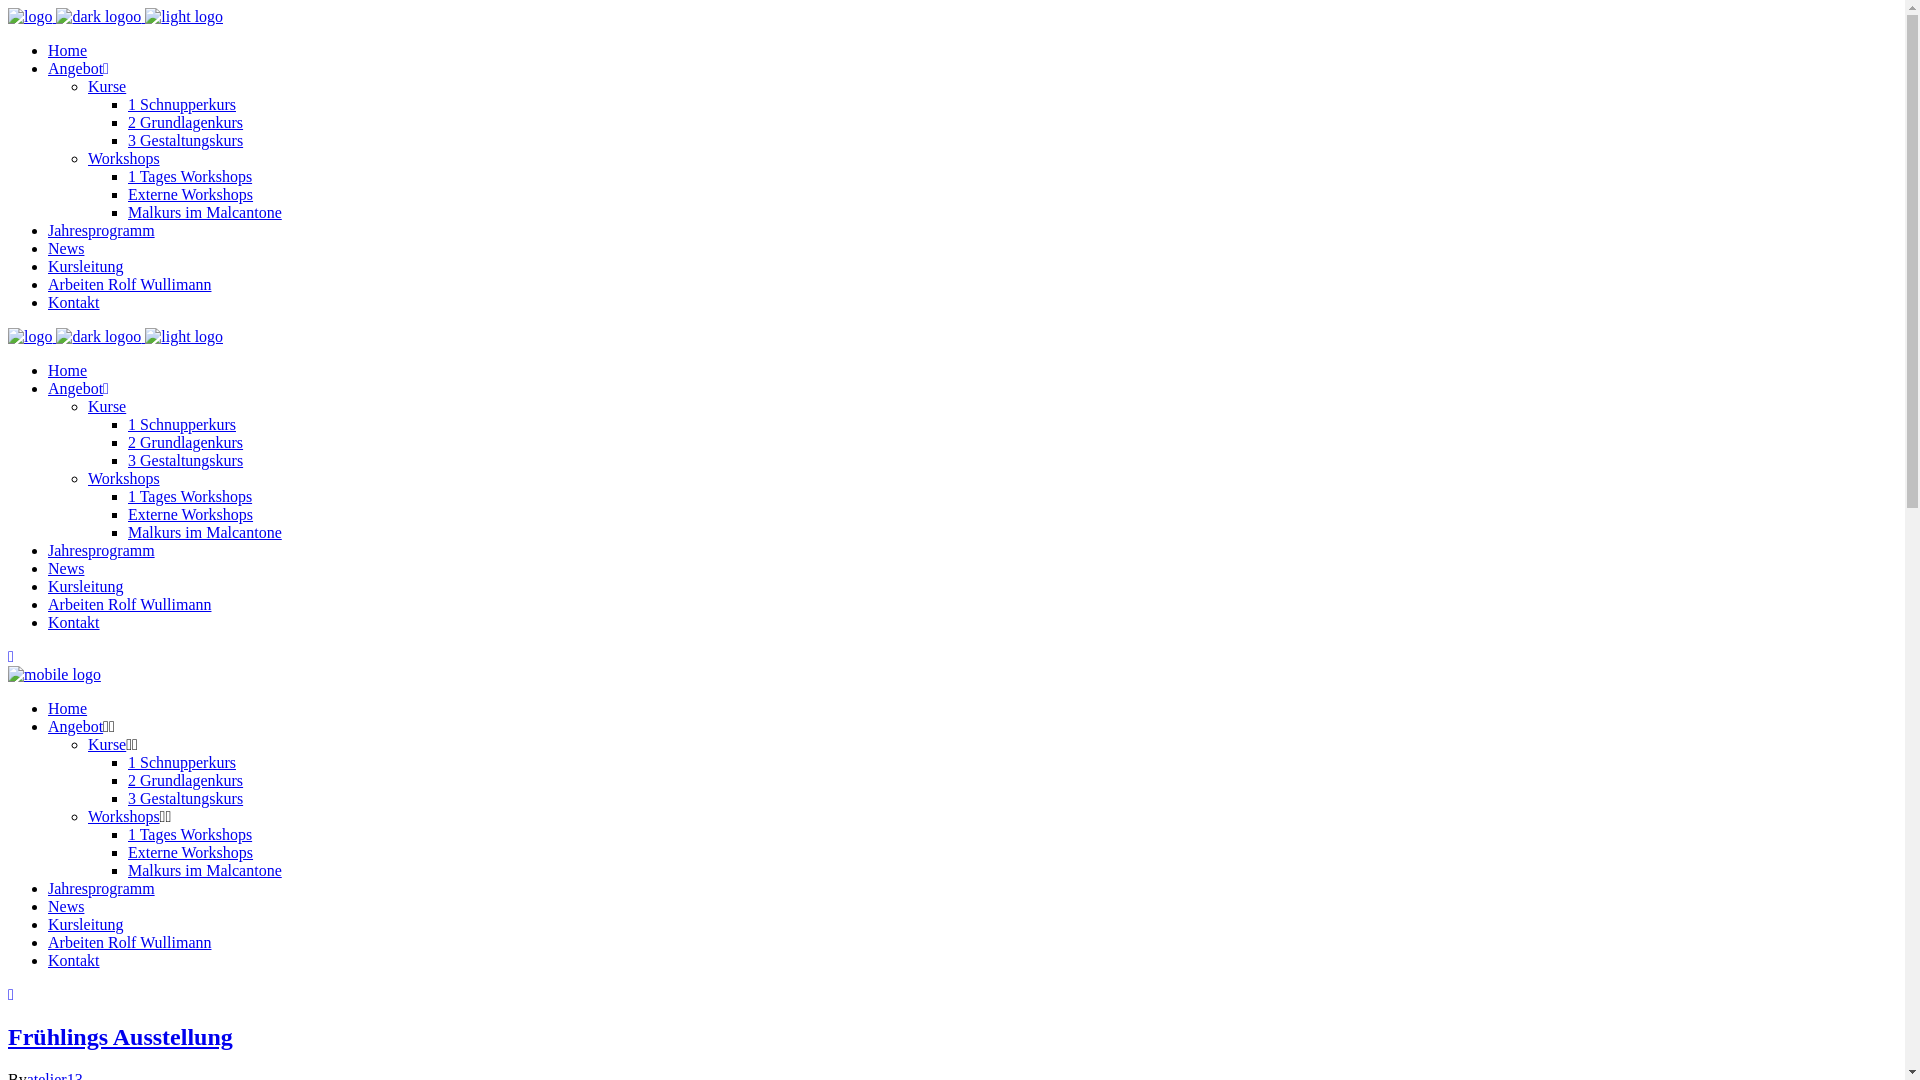 This screenshot has width=1920, height=1080. I want to click on 'Workshops', so click(123, 157).